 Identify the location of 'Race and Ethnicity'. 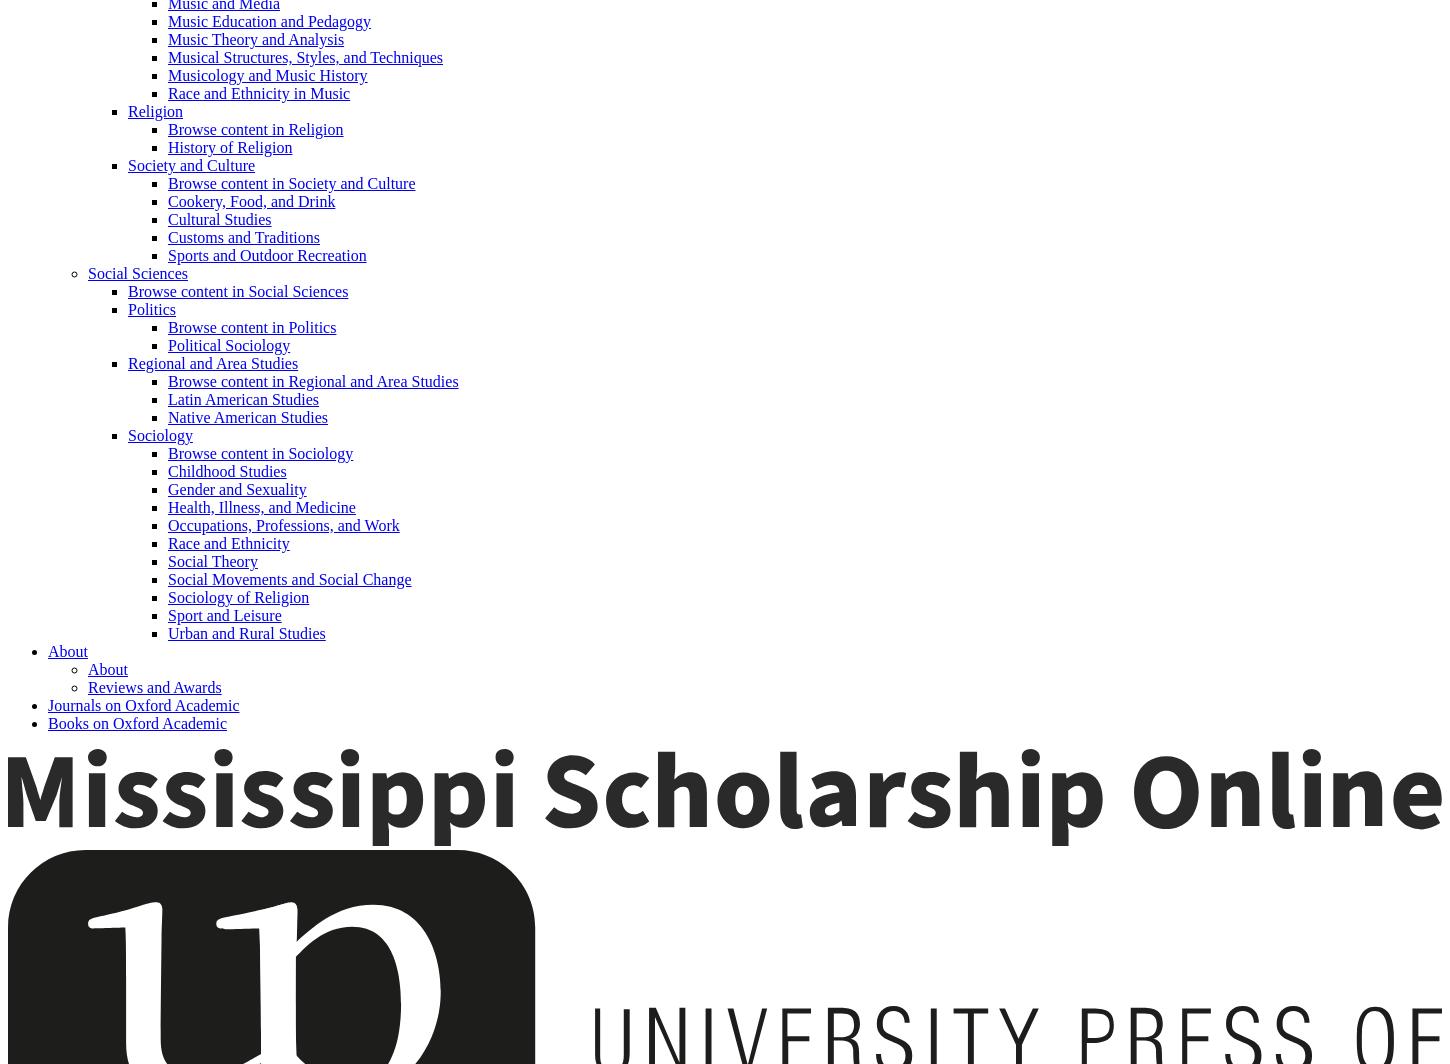
(227, 543).